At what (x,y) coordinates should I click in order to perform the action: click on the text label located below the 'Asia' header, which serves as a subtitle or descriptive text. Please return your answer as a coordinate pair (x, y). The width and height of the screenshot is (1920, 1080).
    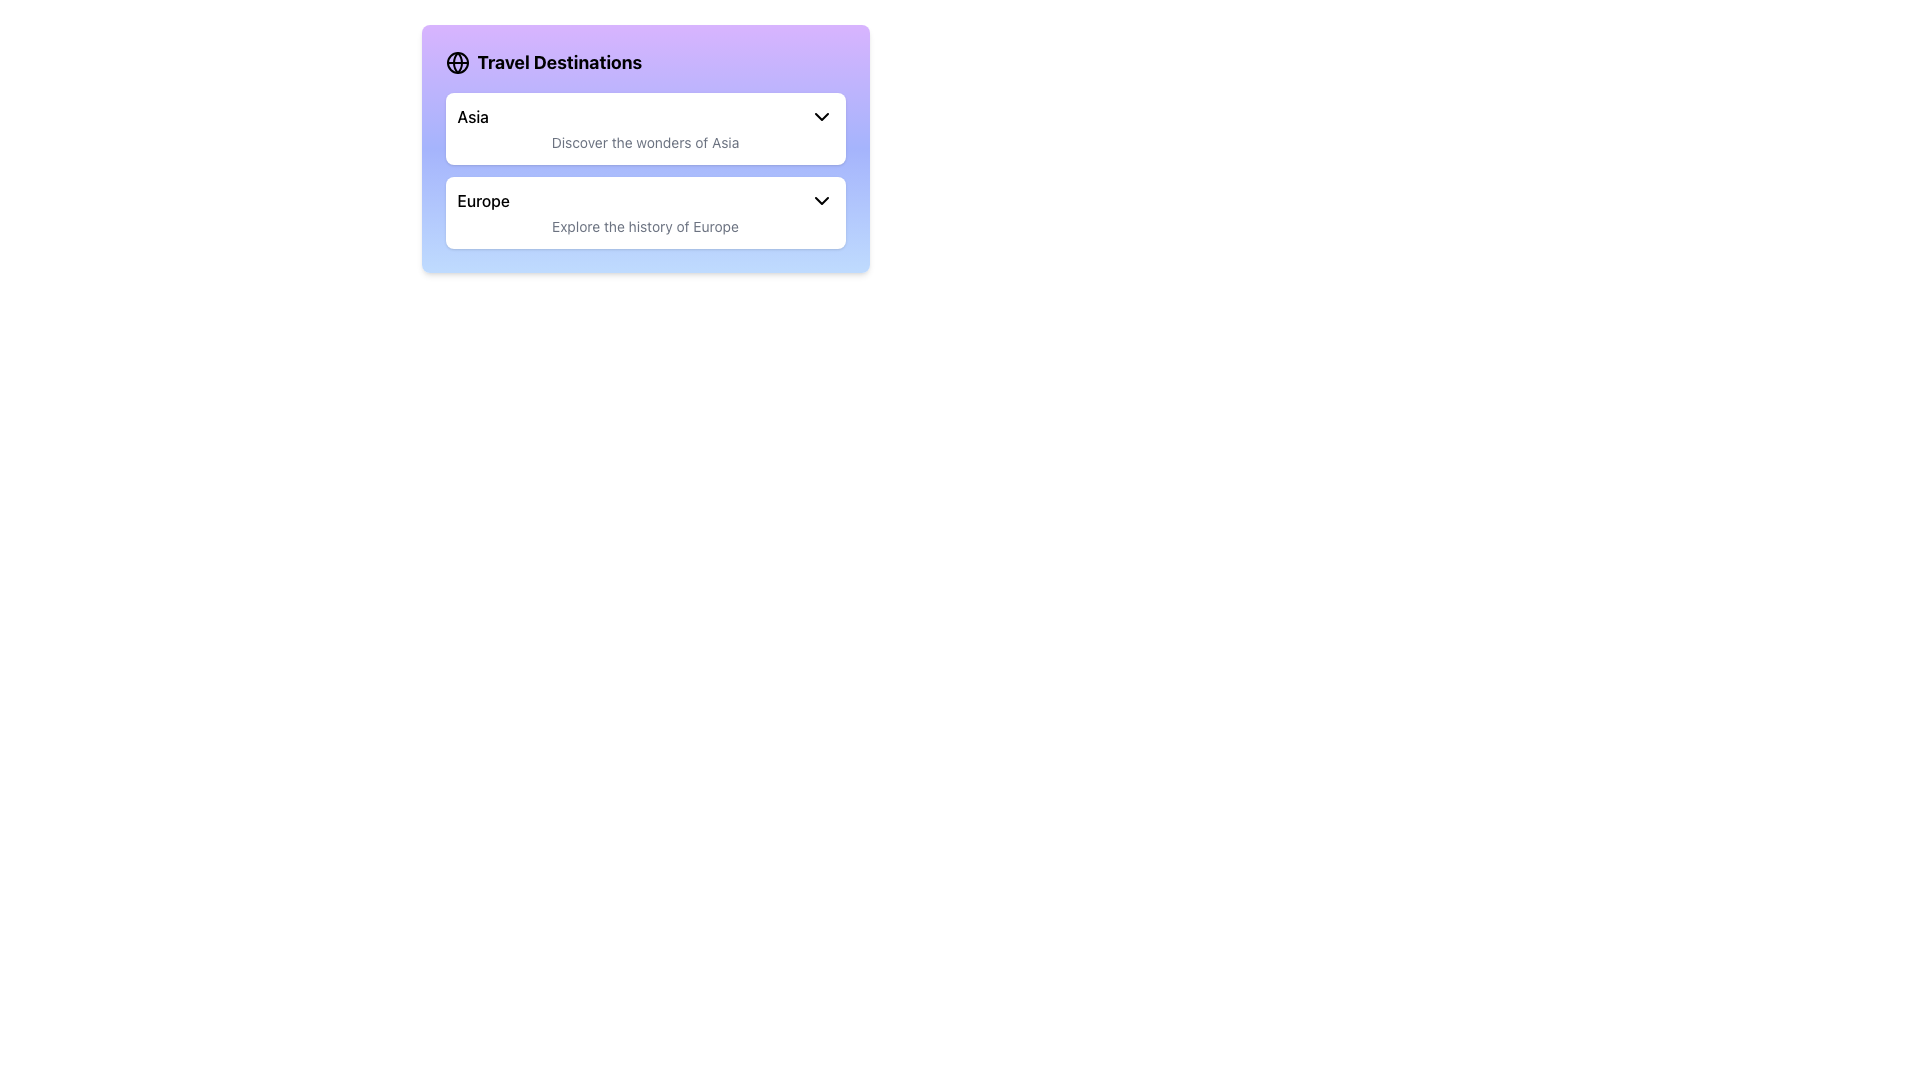
    Looking at the image, I should click on (645, 141).